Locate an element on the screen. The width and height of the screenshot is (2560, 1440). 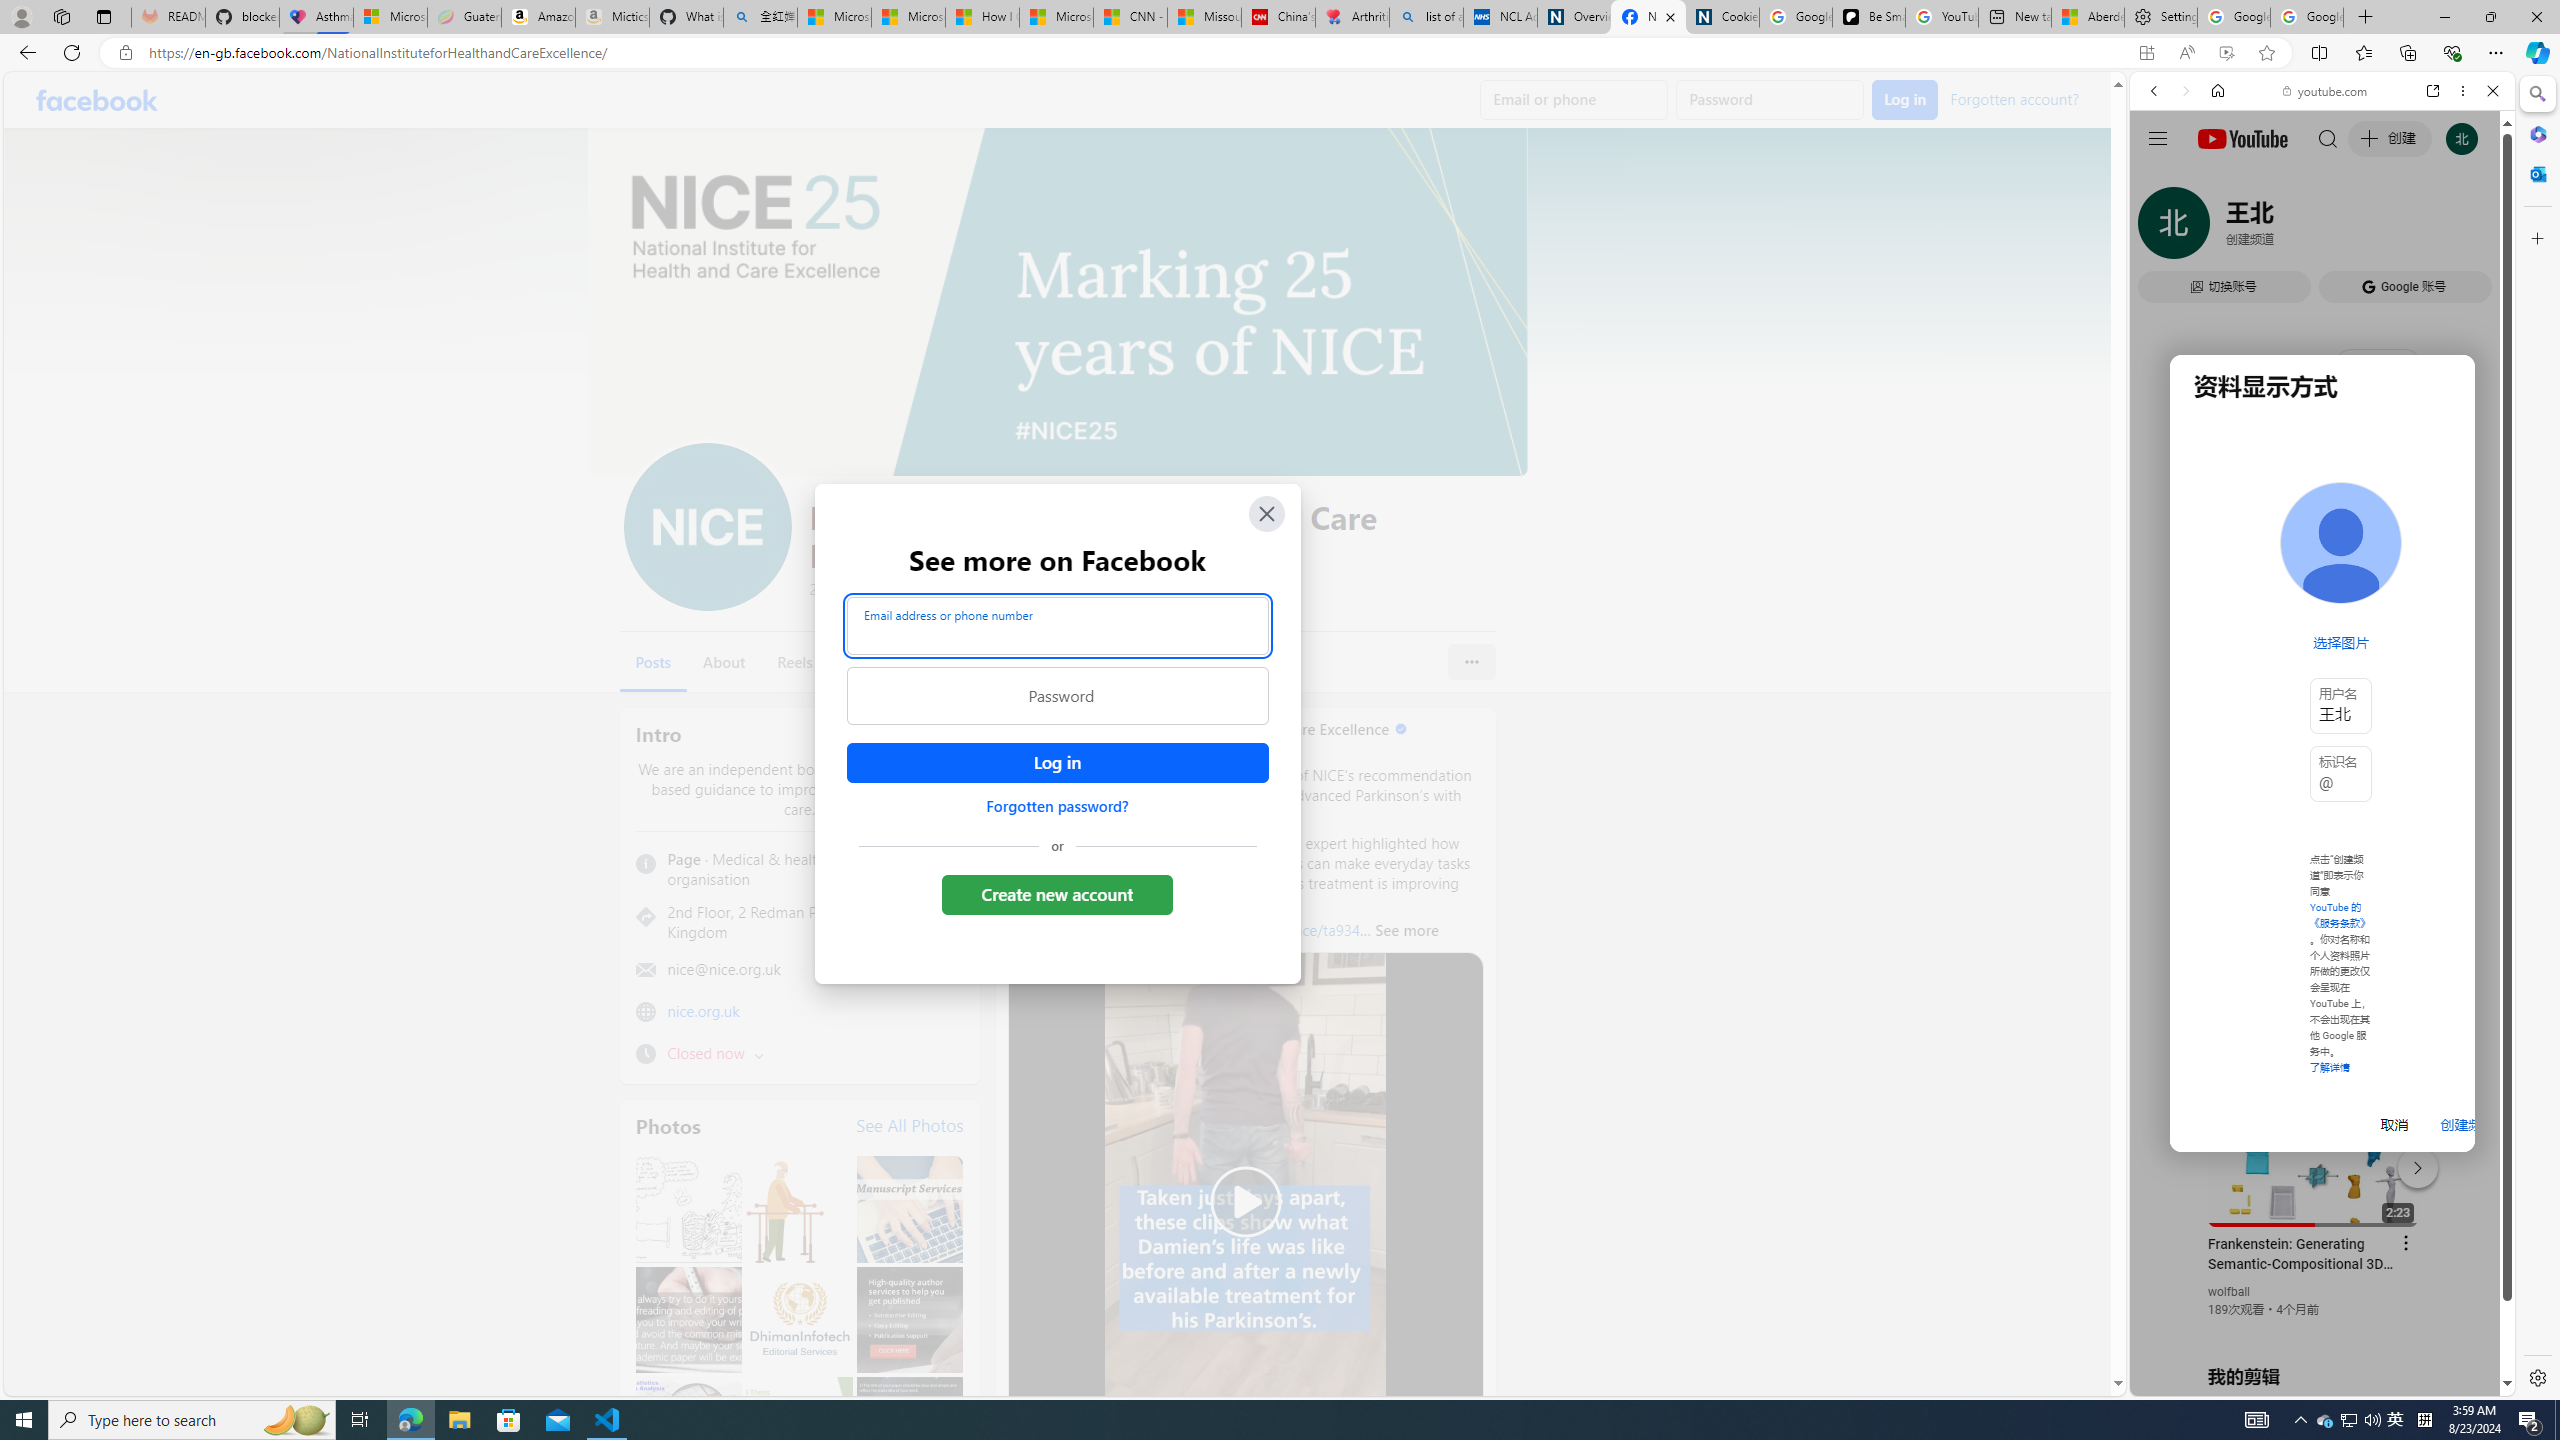
'Email or phone' is located at coordinates (1573, 99).